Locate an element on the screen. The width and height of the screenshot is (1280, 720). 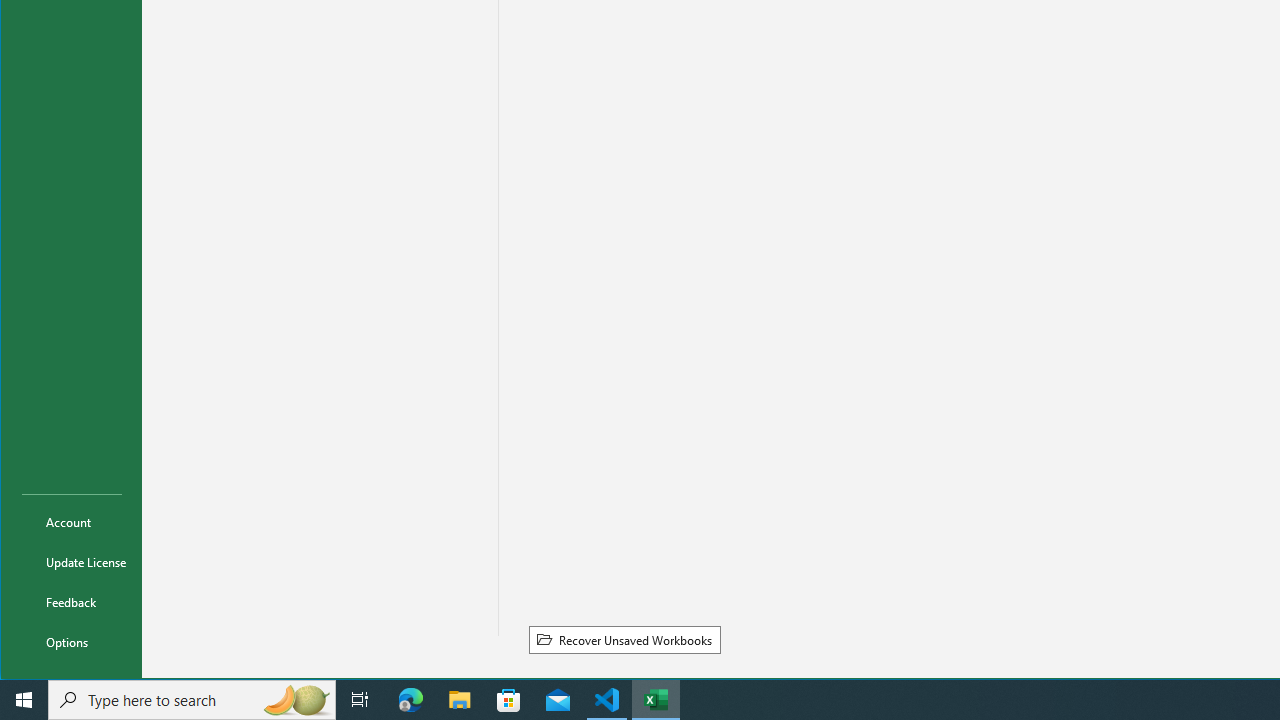
'Account' is located at coordinates (72, 521).